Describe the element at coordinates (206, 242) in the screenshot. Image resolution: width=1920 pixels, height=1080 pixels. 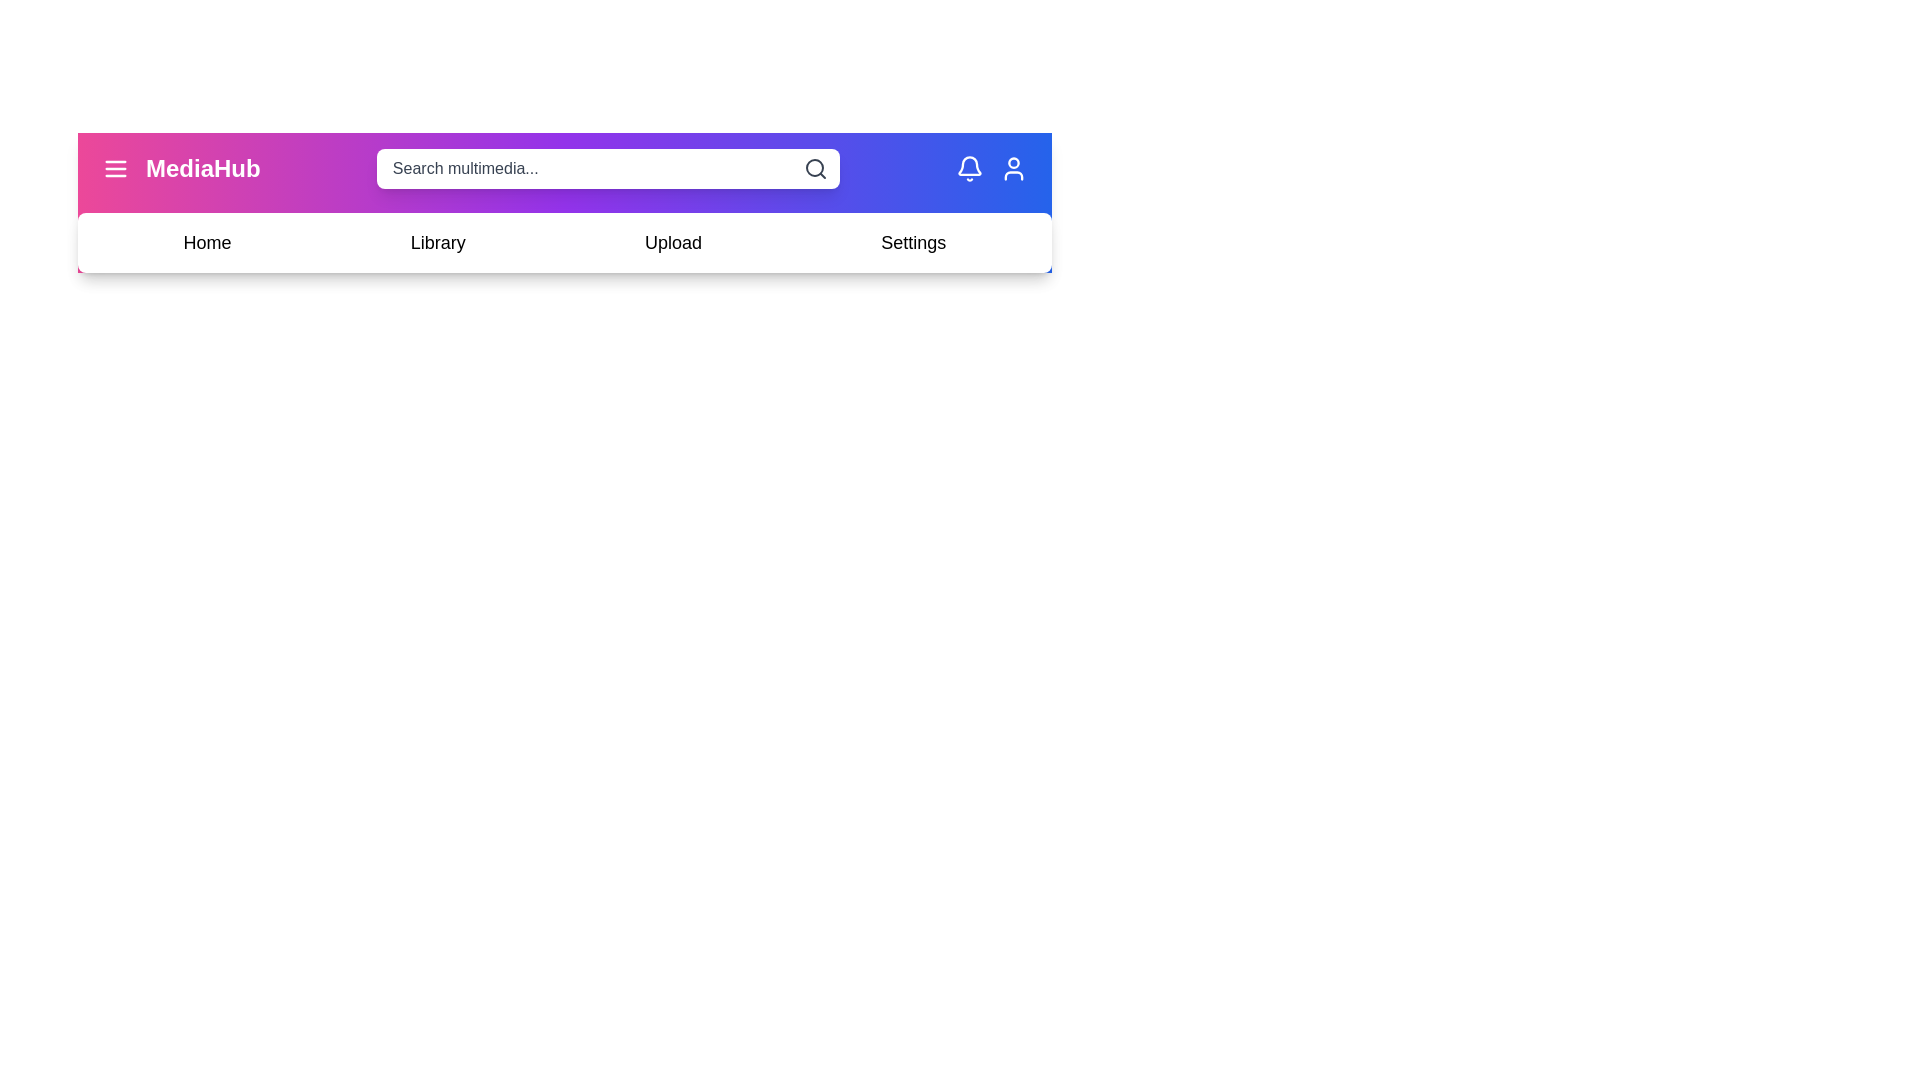
I see `the navigation item Home to navigate to the respective section` at that location.